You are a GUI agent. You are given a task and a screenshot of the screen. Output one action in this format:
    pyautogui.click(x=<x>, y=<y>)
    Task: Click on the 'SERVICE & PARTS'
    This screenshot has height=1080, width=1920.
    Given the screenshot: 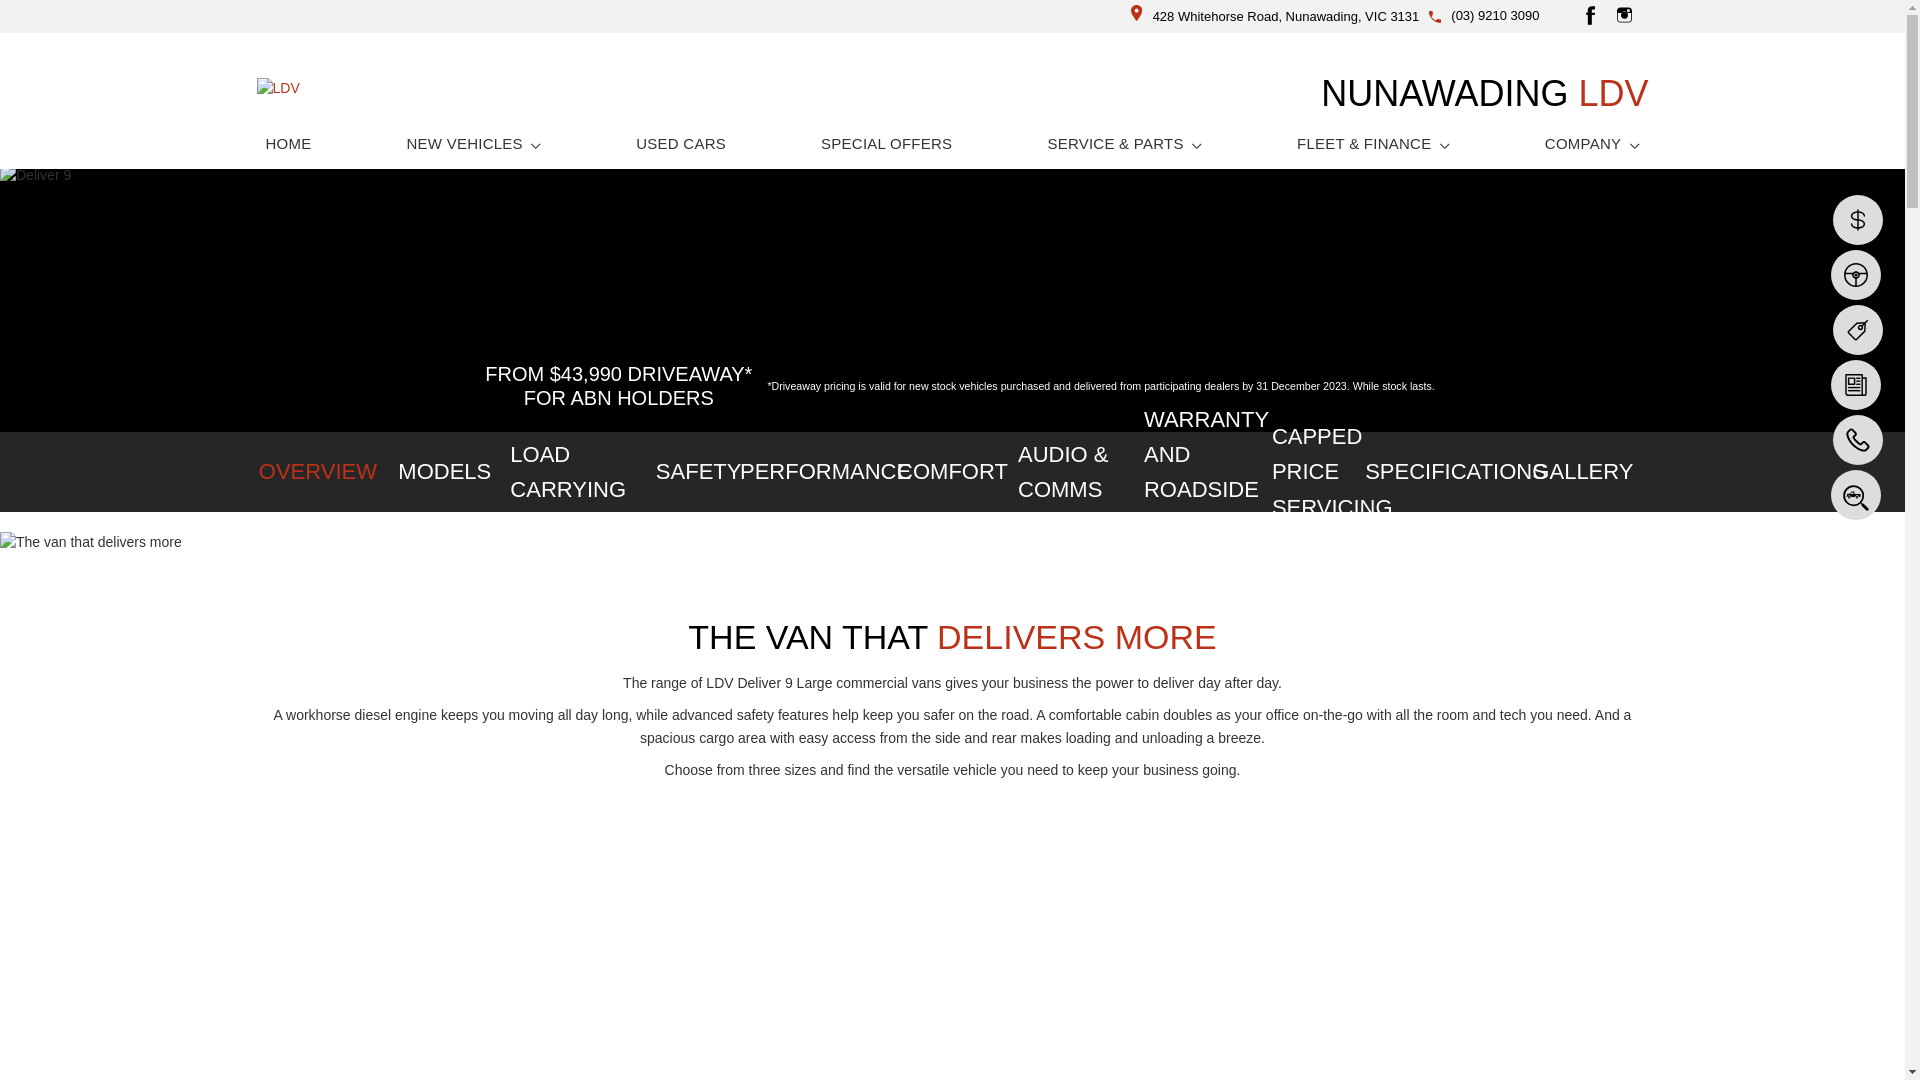 What is the action you would take?
    pyautogui.click(x=1124, y=142)
    